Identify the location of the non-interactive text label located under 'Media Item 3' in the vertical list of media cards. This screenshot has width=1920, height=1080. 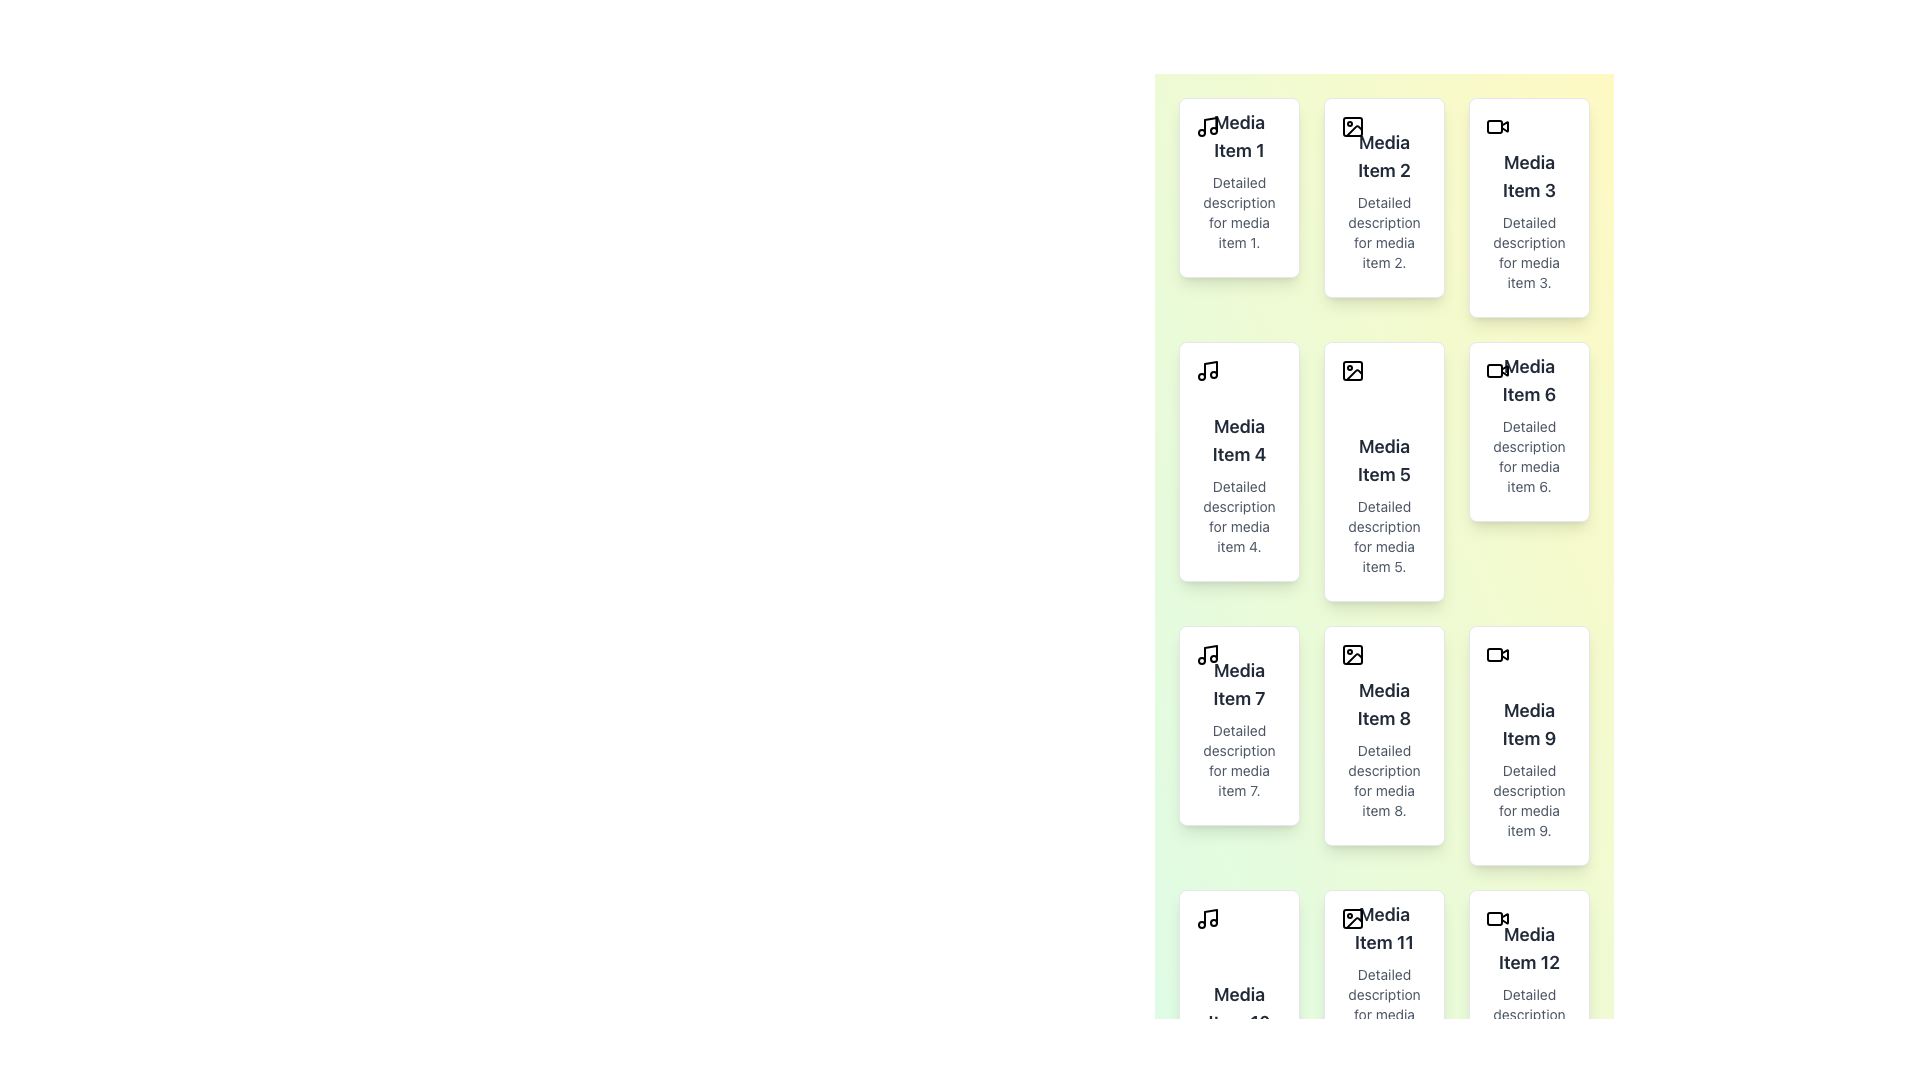
(1528, 252).